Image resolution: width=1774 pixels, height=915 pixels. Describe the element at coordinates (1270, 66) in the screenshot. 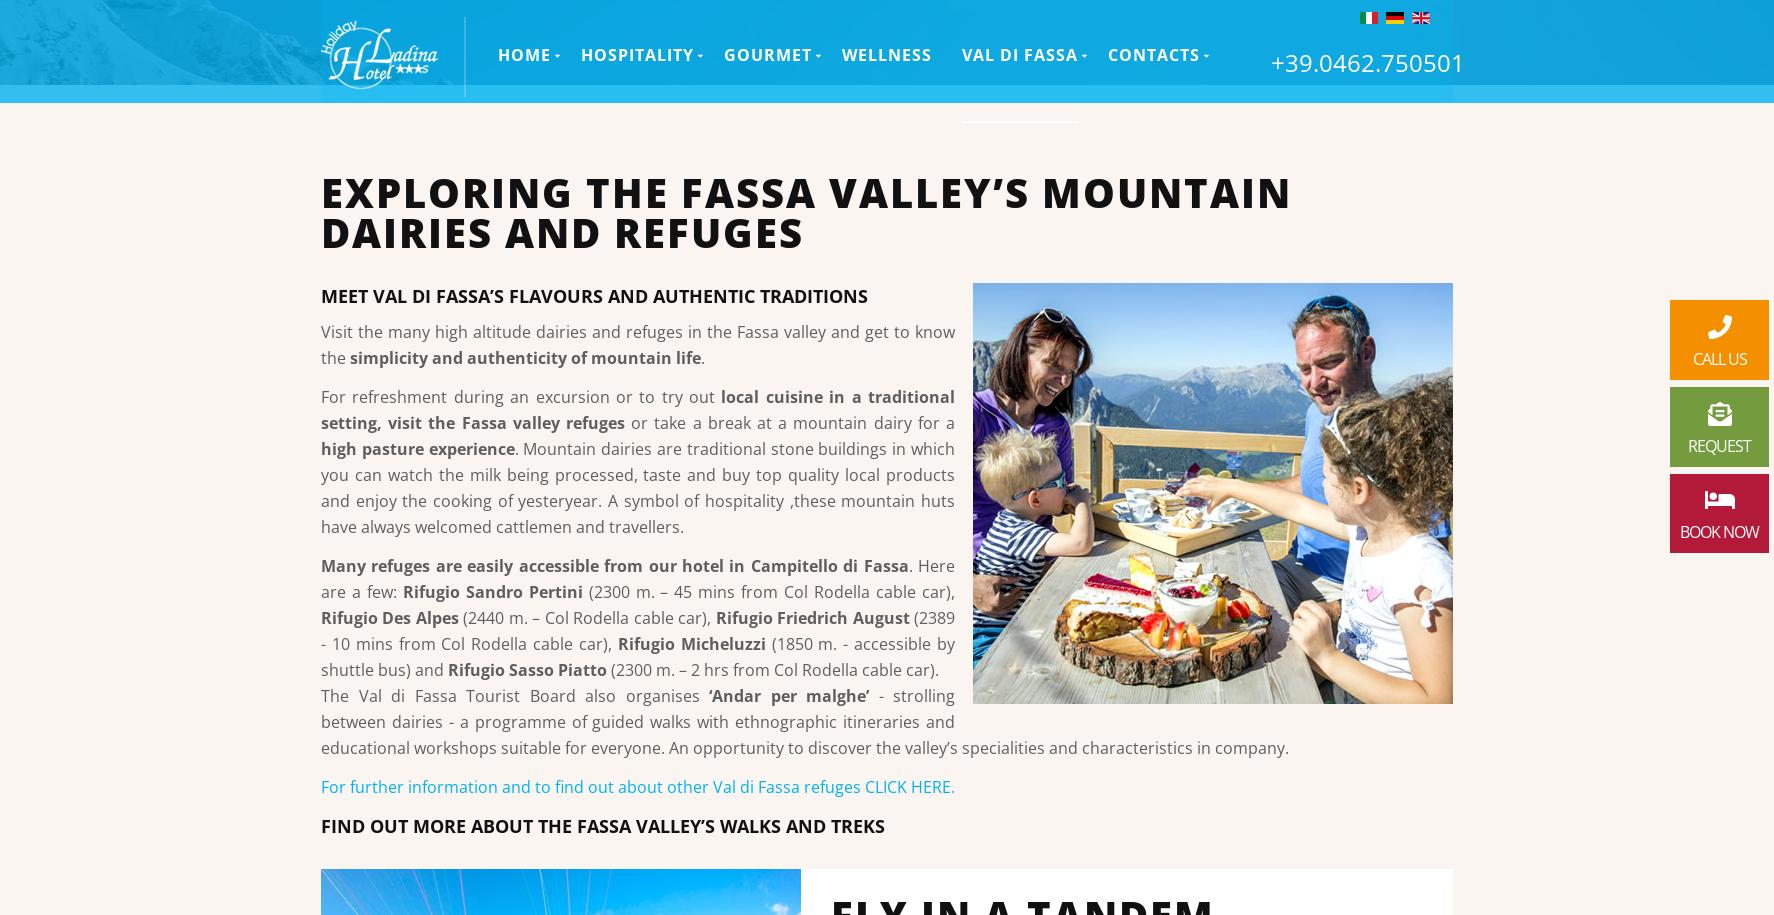

I see `'+39.0462.750501'` at that location.